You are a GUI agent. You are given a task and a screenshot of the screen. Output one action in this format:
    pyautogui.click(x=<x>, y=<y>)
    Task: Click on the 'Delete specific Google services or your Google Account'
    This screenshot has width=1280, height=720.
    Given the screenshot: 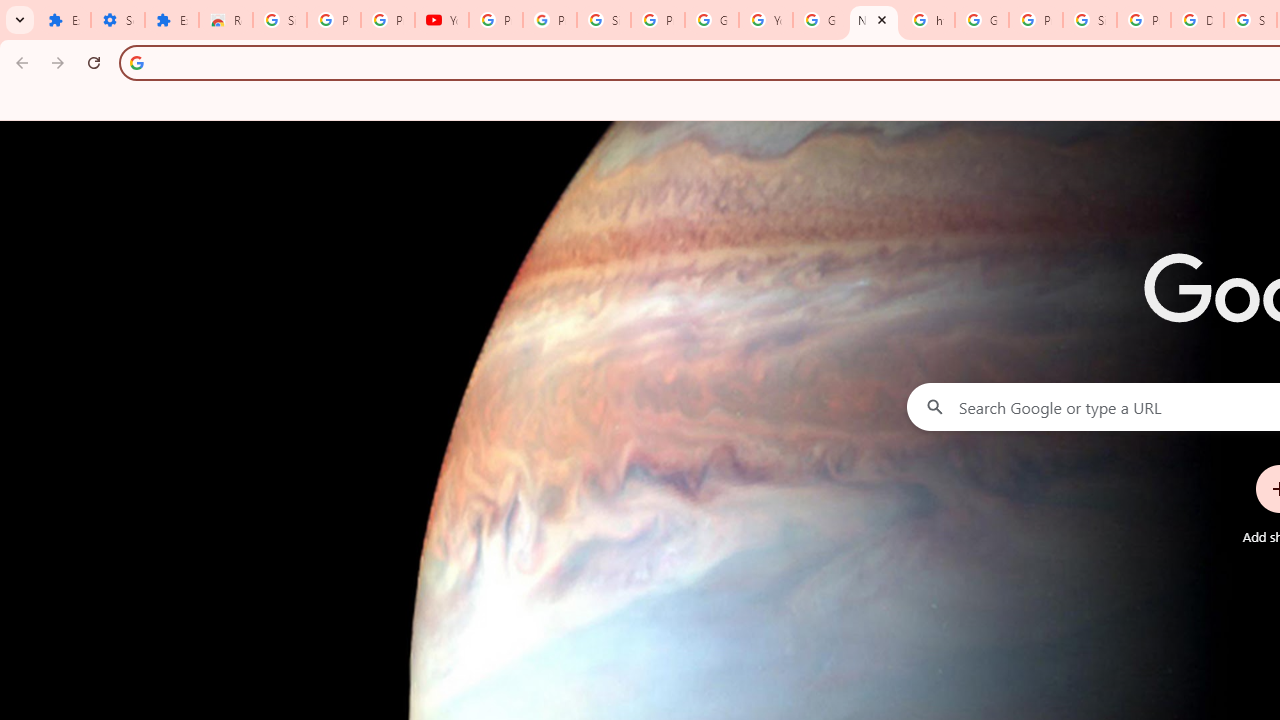 What is the action you would take?
    pyautogui.click(x=1197, y=20)
    